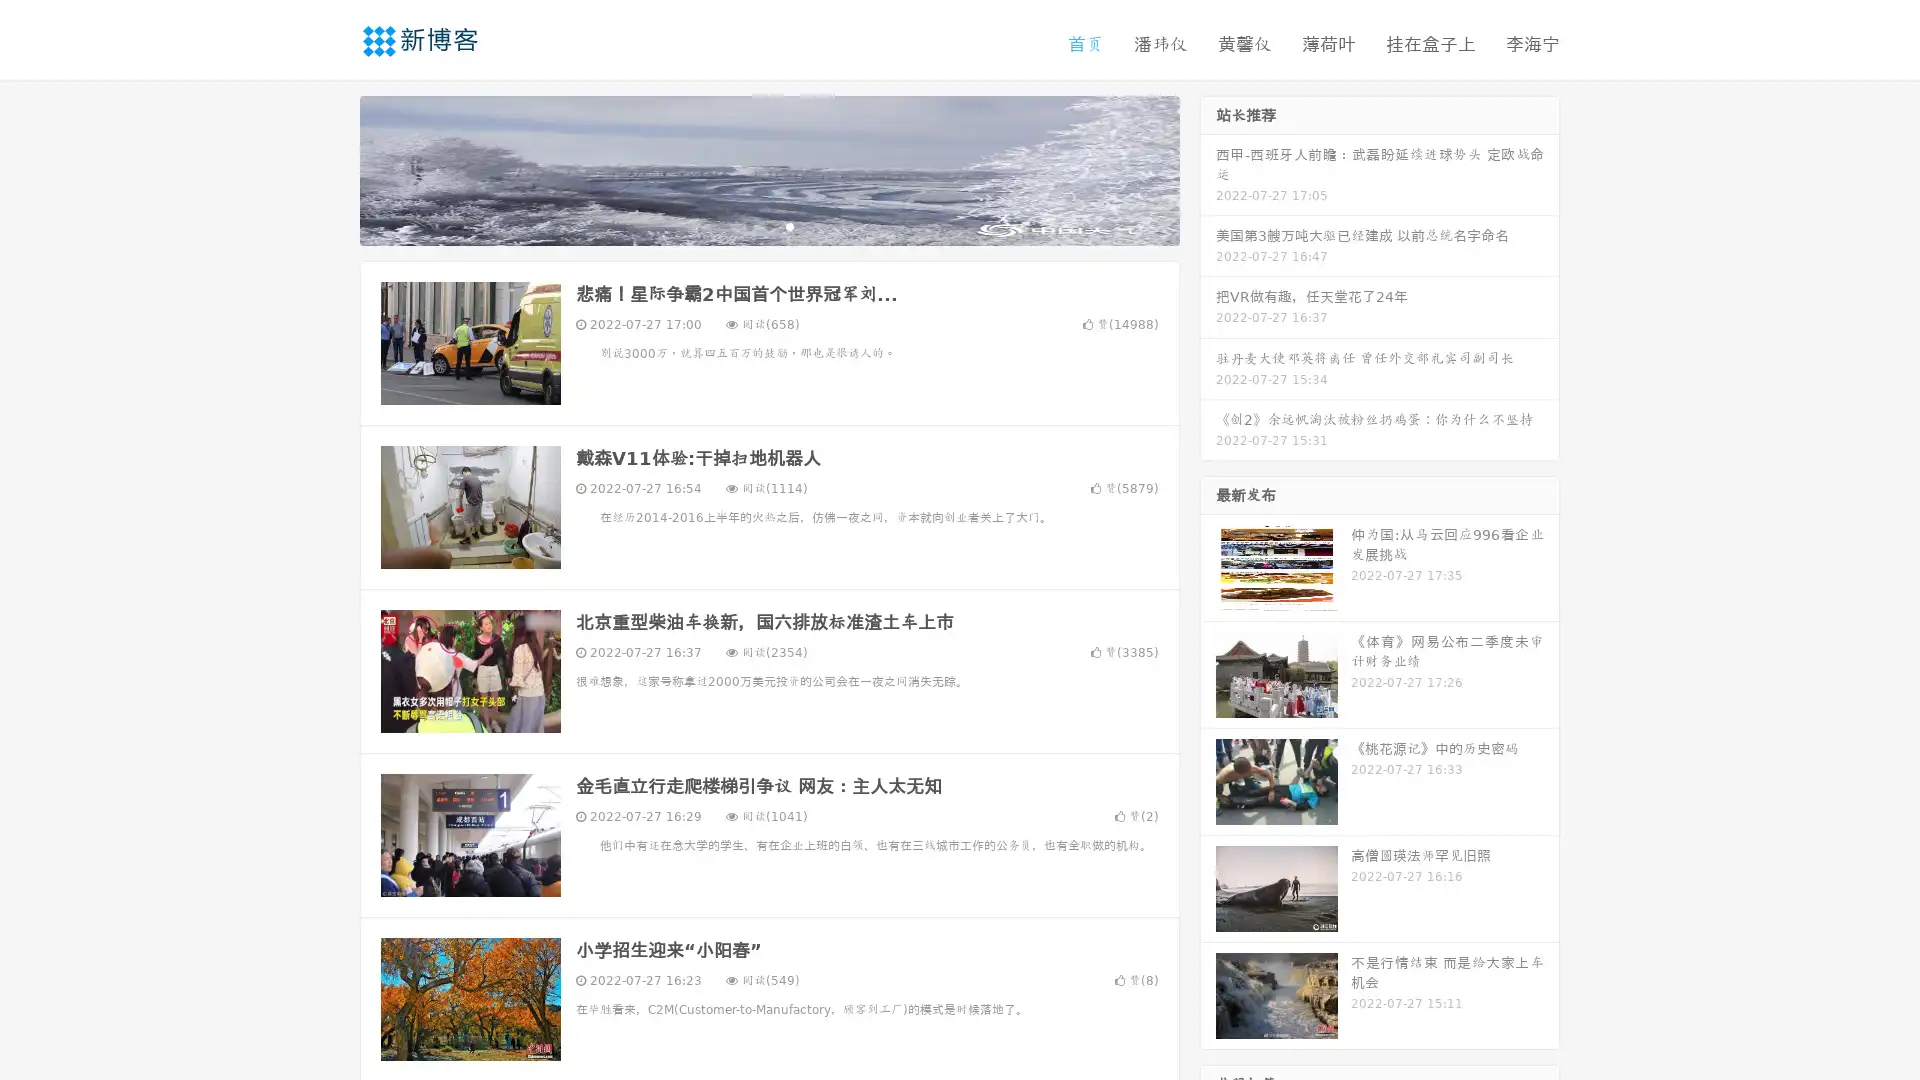 Image resolution: width=1920 pixels, height=1080 pixels. I want to click on Go to slide 1, so click(748, 225).